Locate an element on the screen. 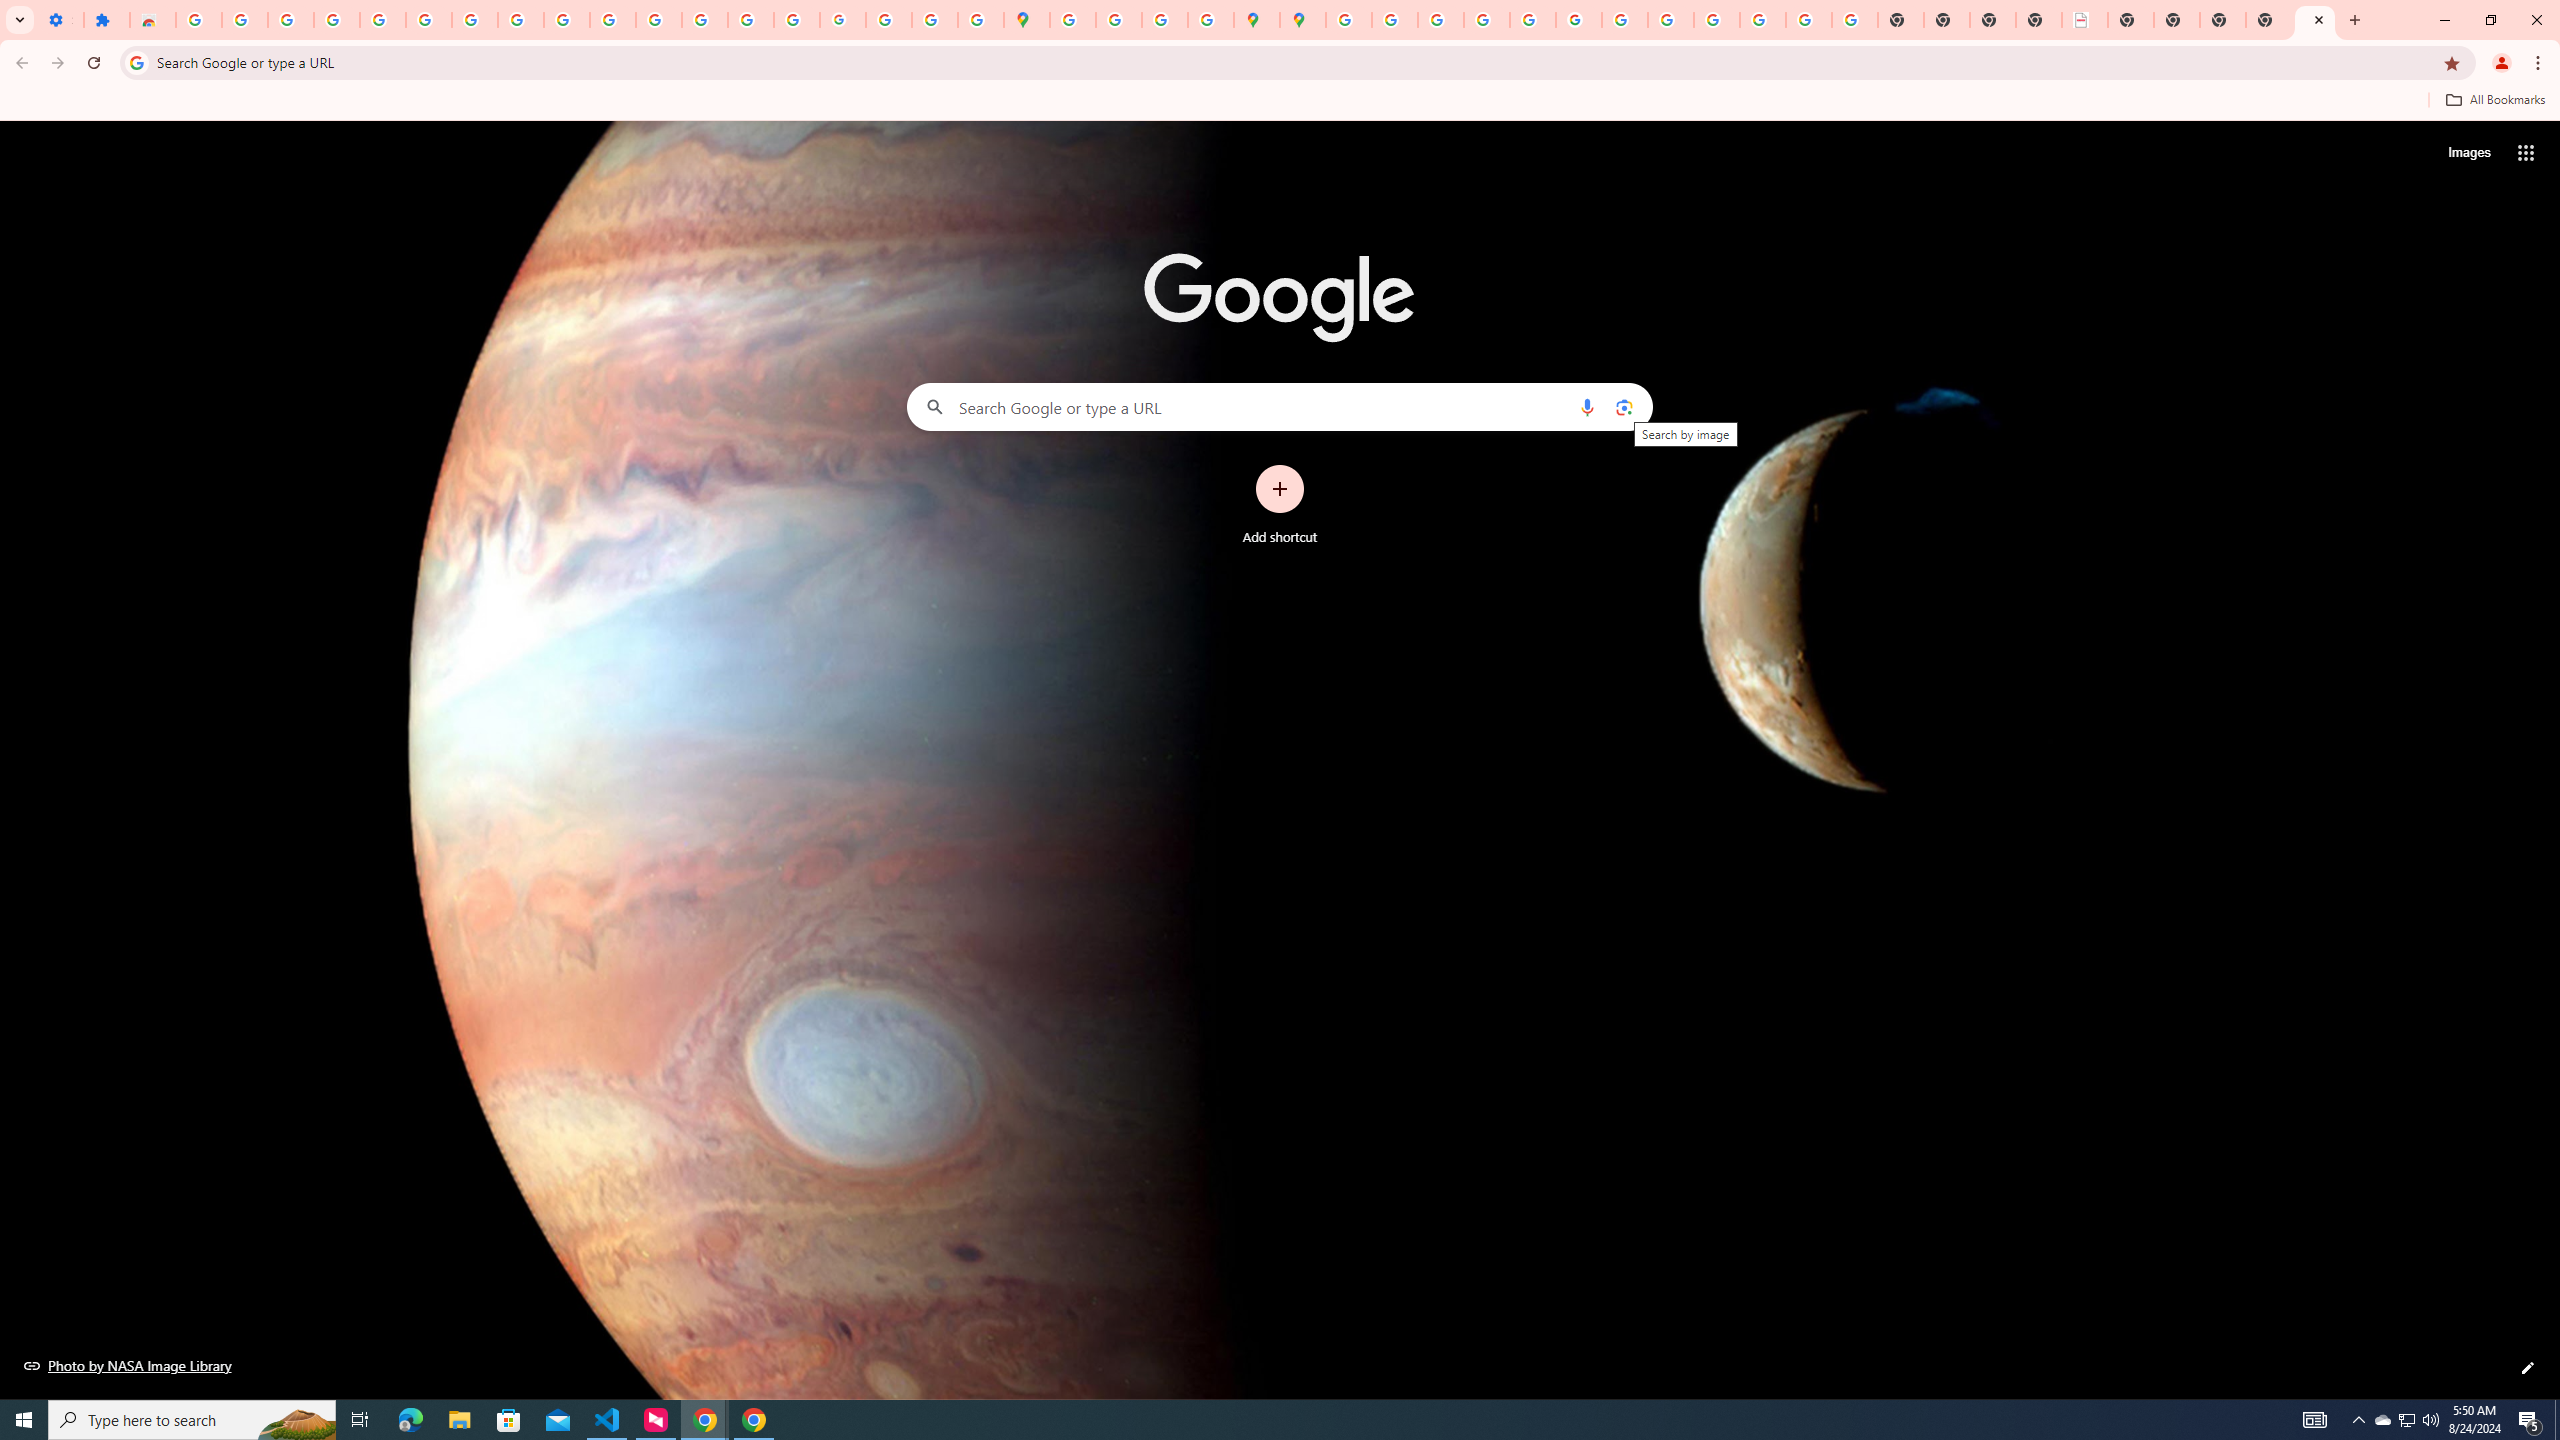 The image size is (2560, 1440). 'Privacy Help Center - Policies Help' is located at coordinates (1485, 19).